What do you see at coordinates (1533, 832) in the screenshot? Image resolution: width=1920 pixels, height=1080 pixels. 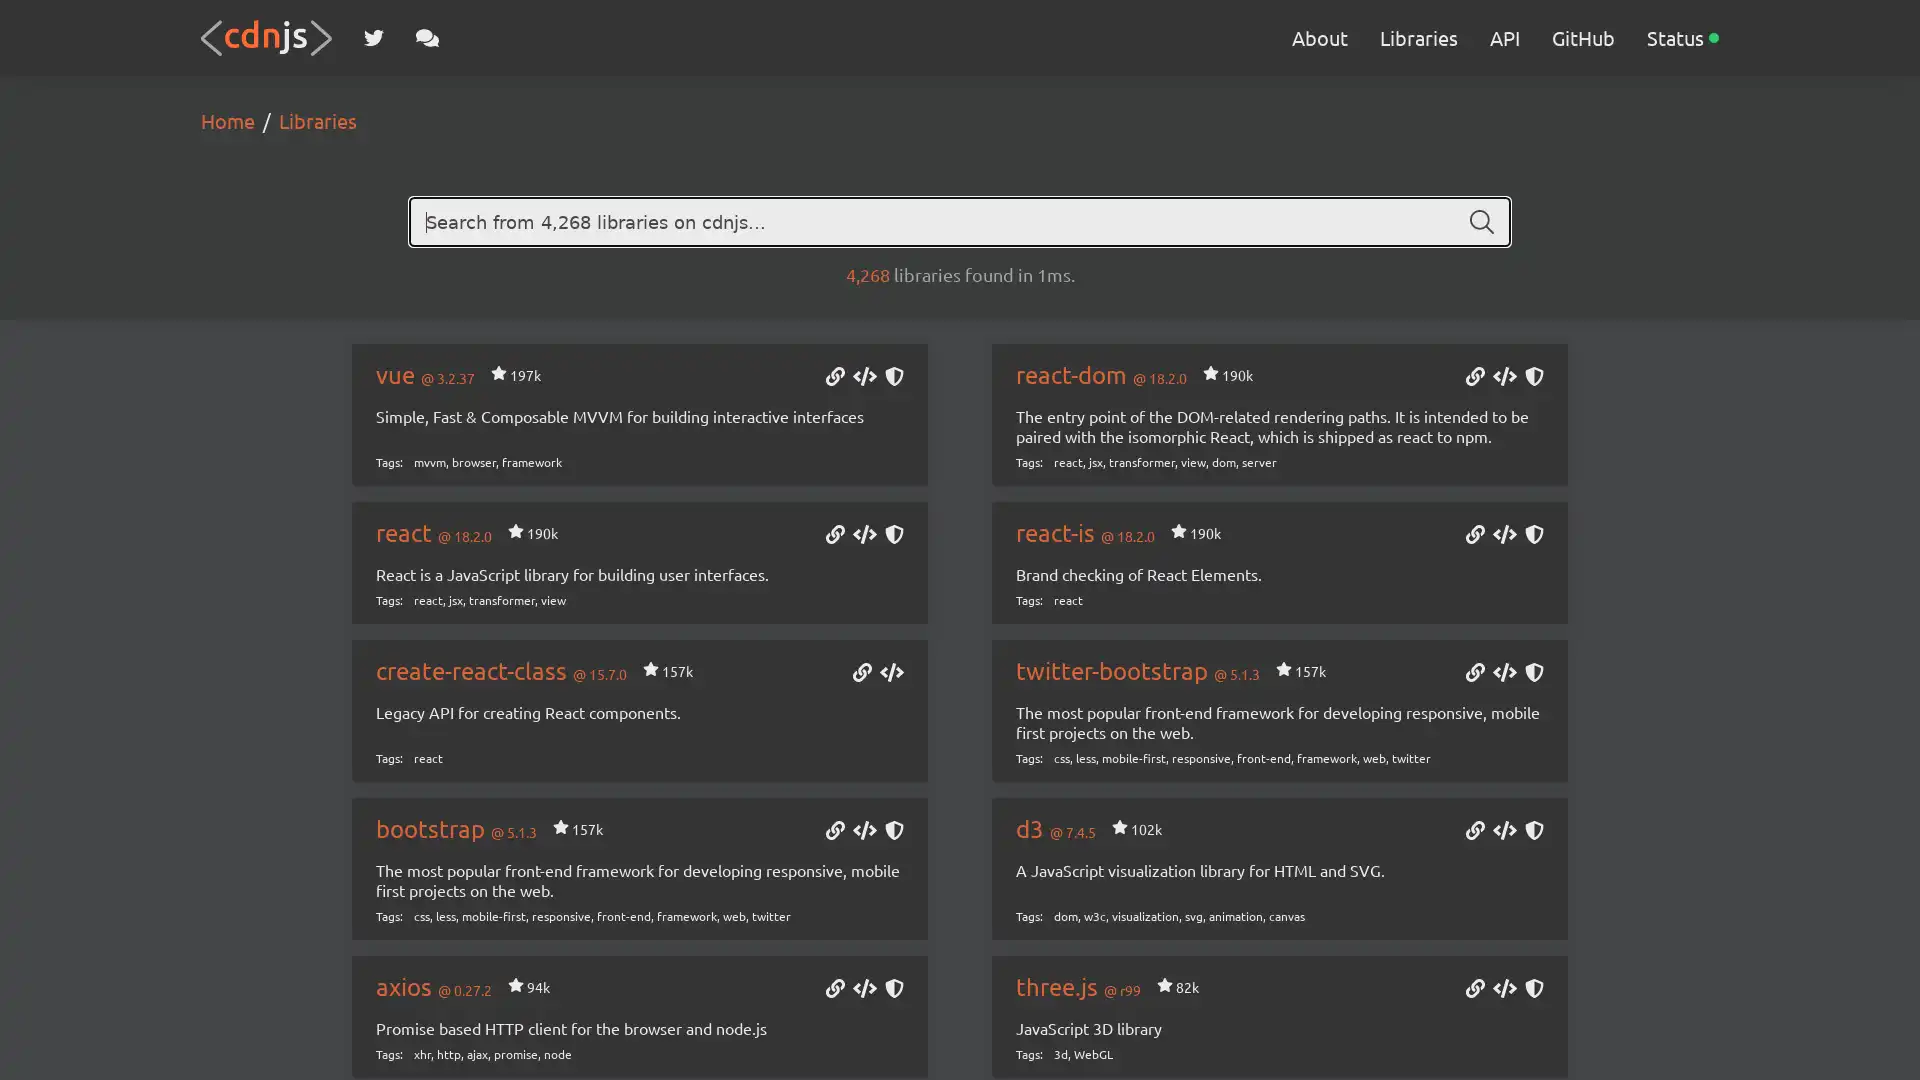 I see `Copy SRI Hash` at bounding box center [1533, 832].